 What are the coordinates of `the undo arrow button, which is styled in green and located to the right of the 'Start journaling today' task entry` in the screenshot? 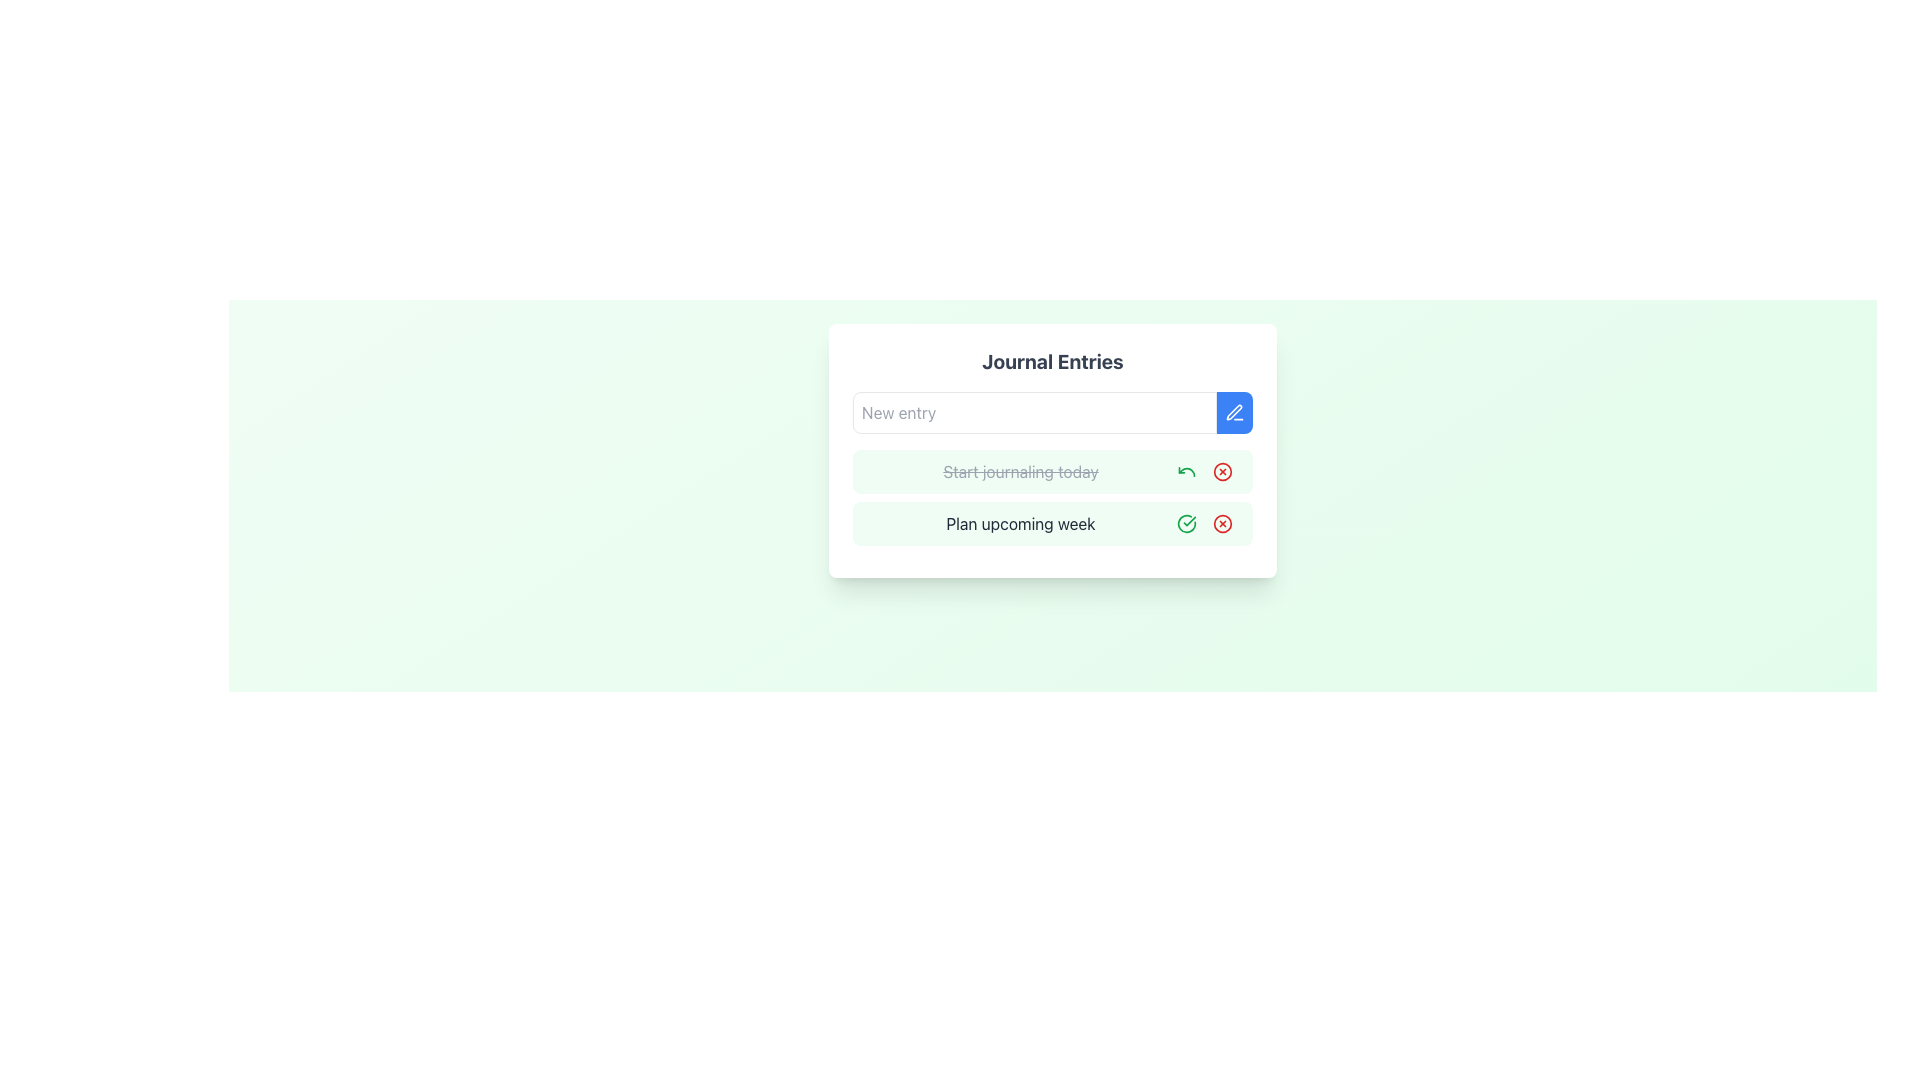 It's located at (1186, 471).